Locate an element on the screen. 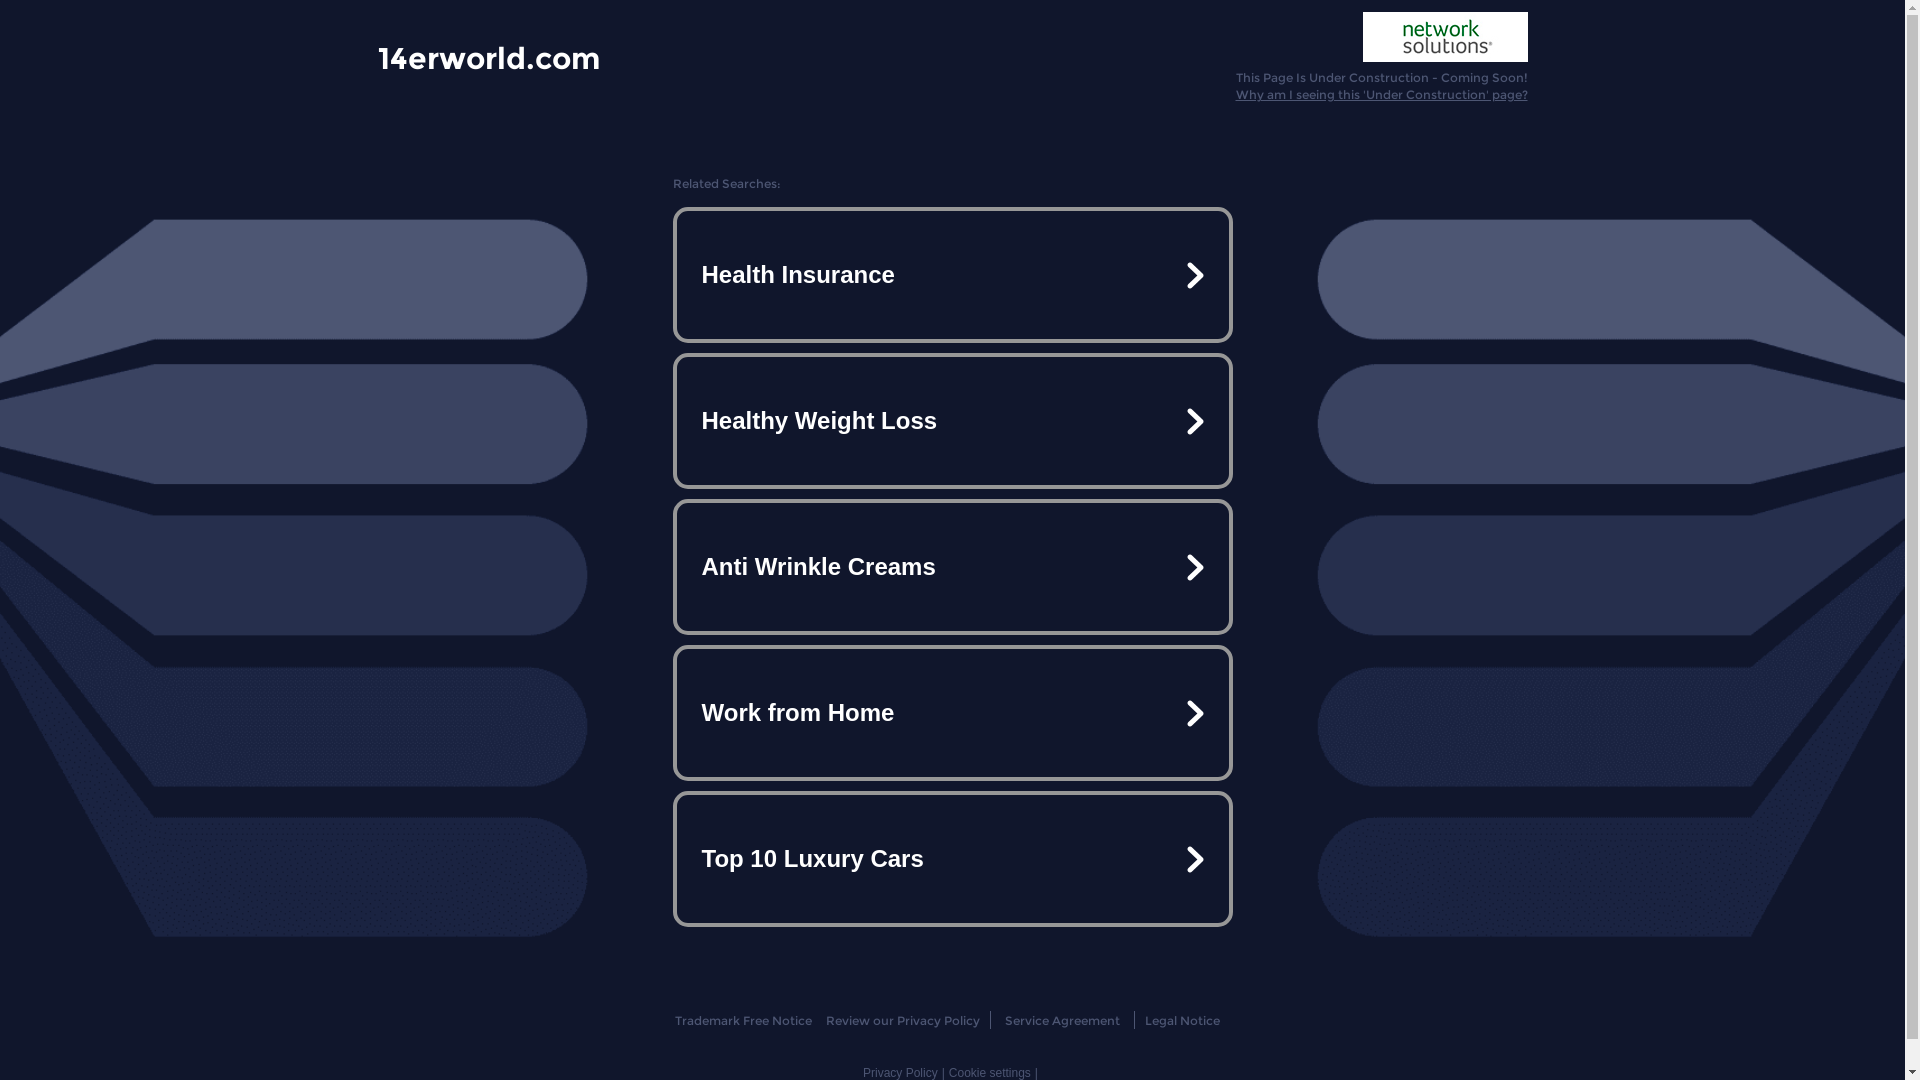 The width and height of the screenshot is (1920, 1080). 'Health Insurance' is located at coordinates (950, 274).